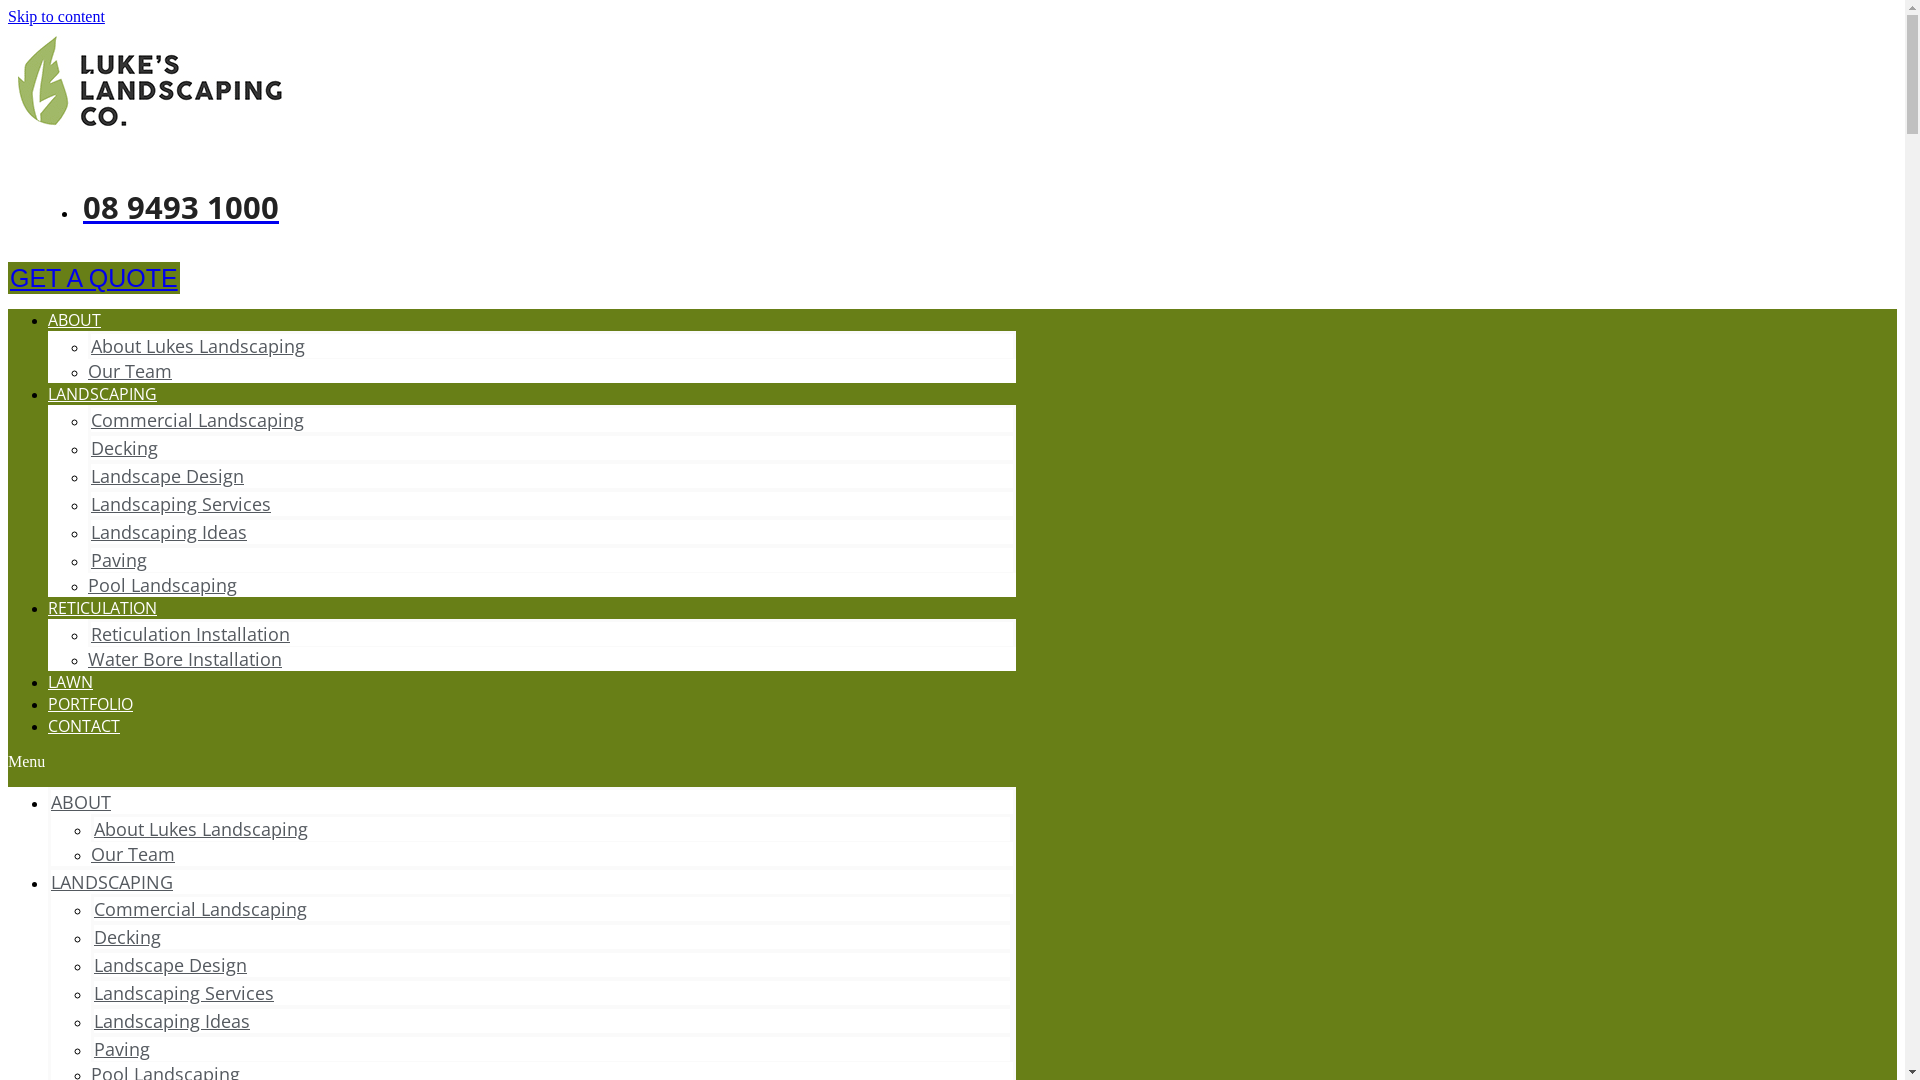 The height and width of the screenshot is (1080, 1920). Describe the element at coordinates (181, 503) in the screenshot. I see `'Landscaping Services'` at that location.